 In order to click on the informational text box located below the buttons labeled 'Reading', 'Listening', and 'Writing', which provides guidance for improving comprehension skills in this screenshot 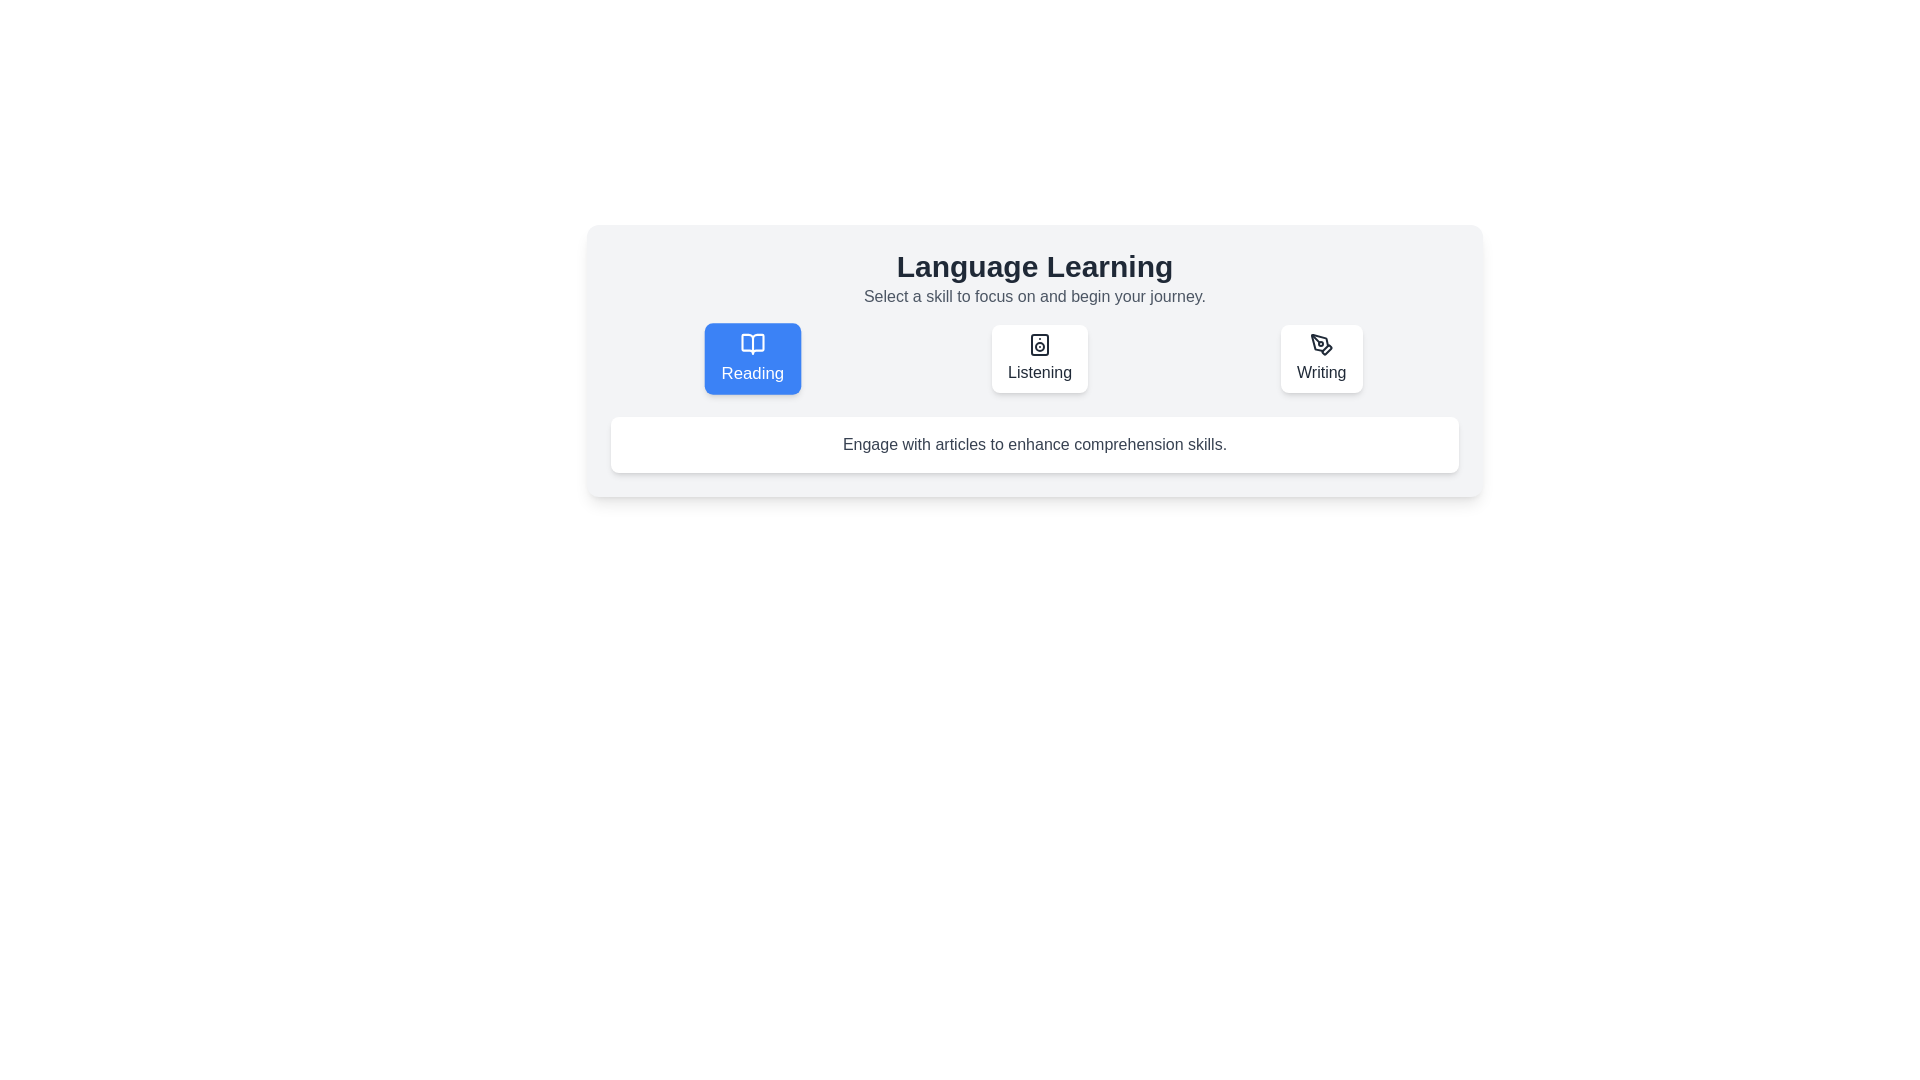, I will do `click(1035, 443)`.